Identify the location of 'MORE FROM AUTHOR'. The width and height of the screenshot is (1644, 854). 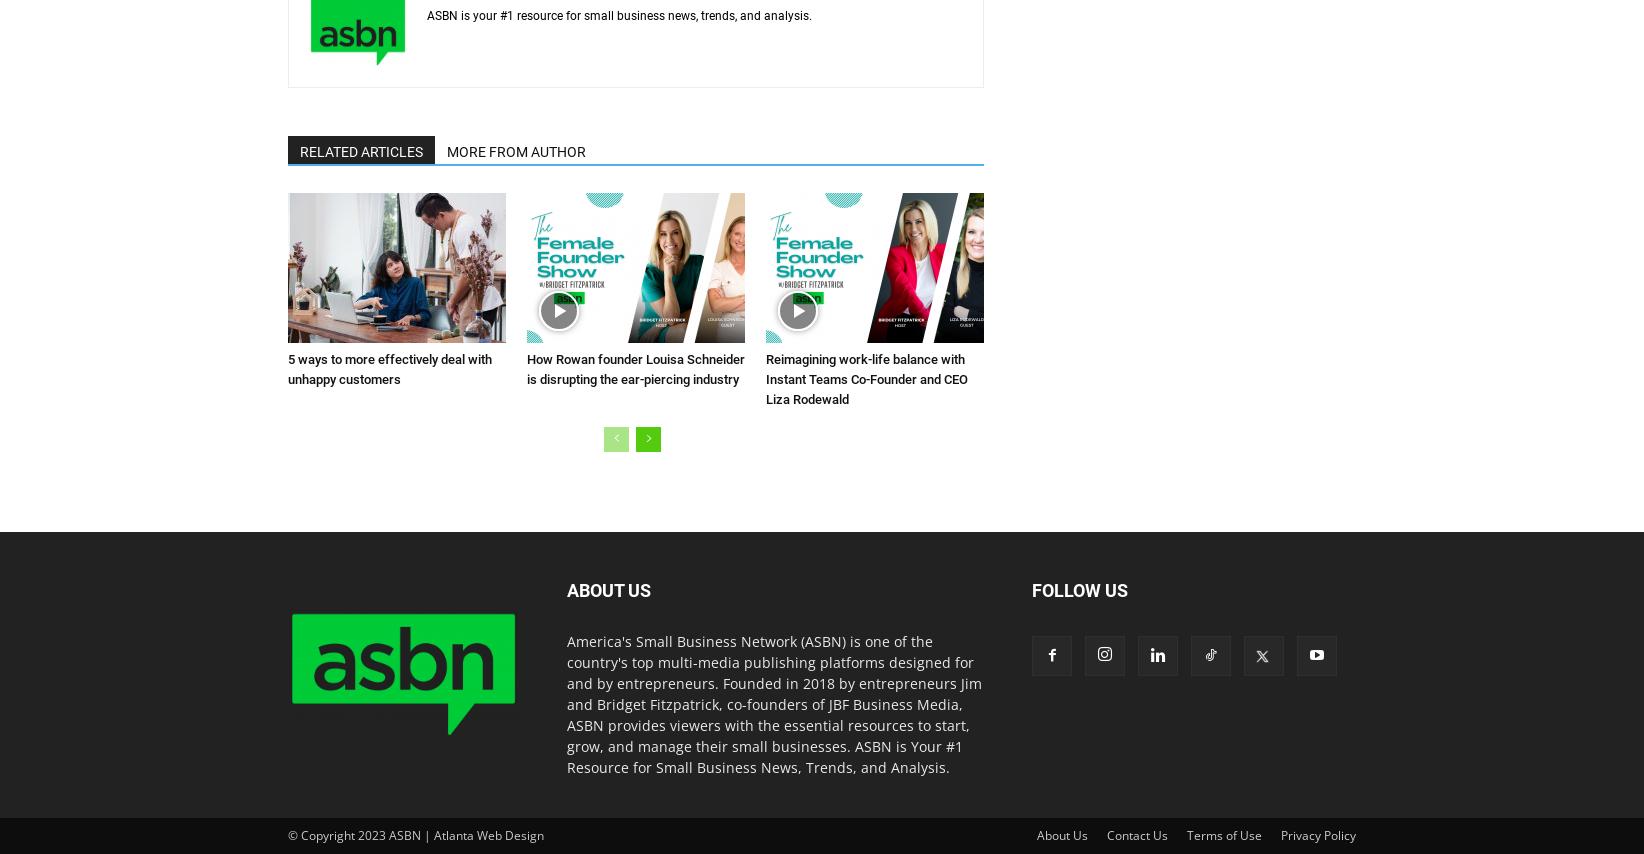
(515, 151).